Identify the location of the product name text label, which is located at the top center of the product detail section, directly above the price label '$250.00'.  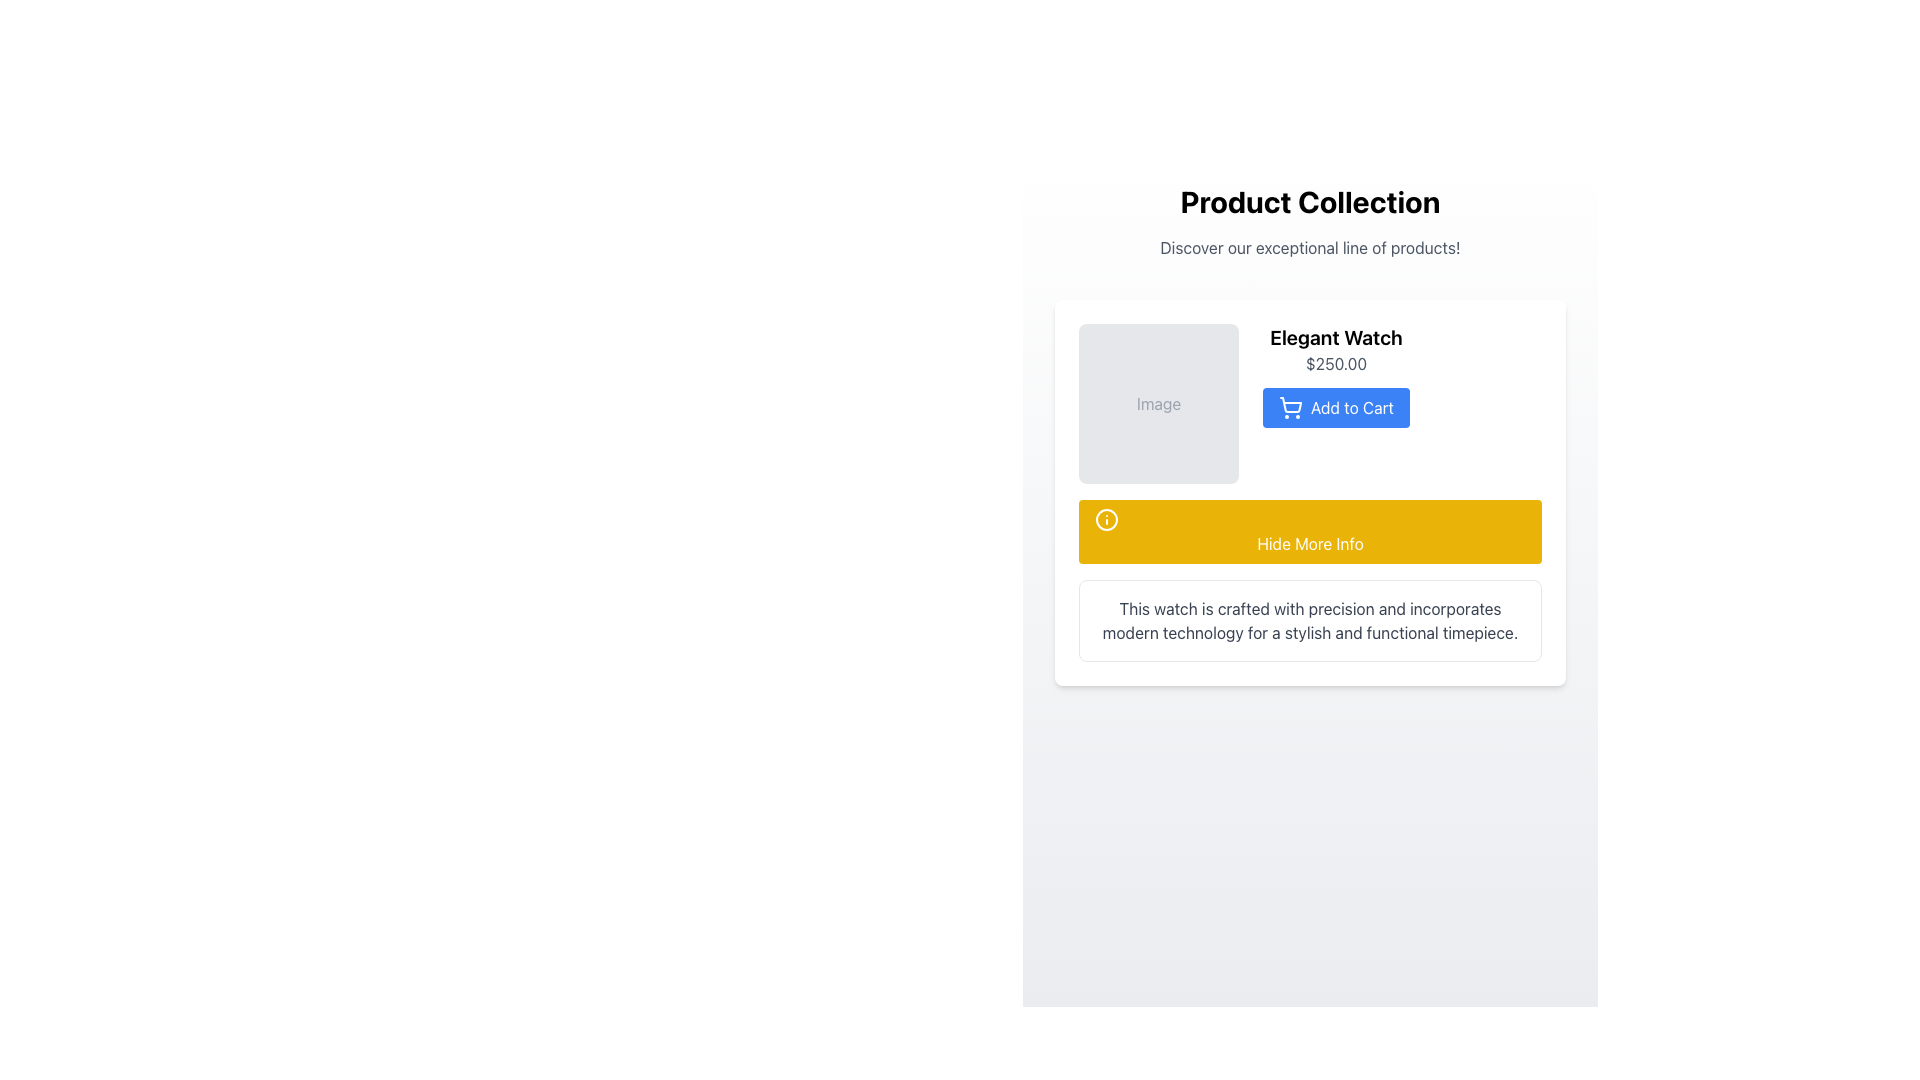
(1336, 337).